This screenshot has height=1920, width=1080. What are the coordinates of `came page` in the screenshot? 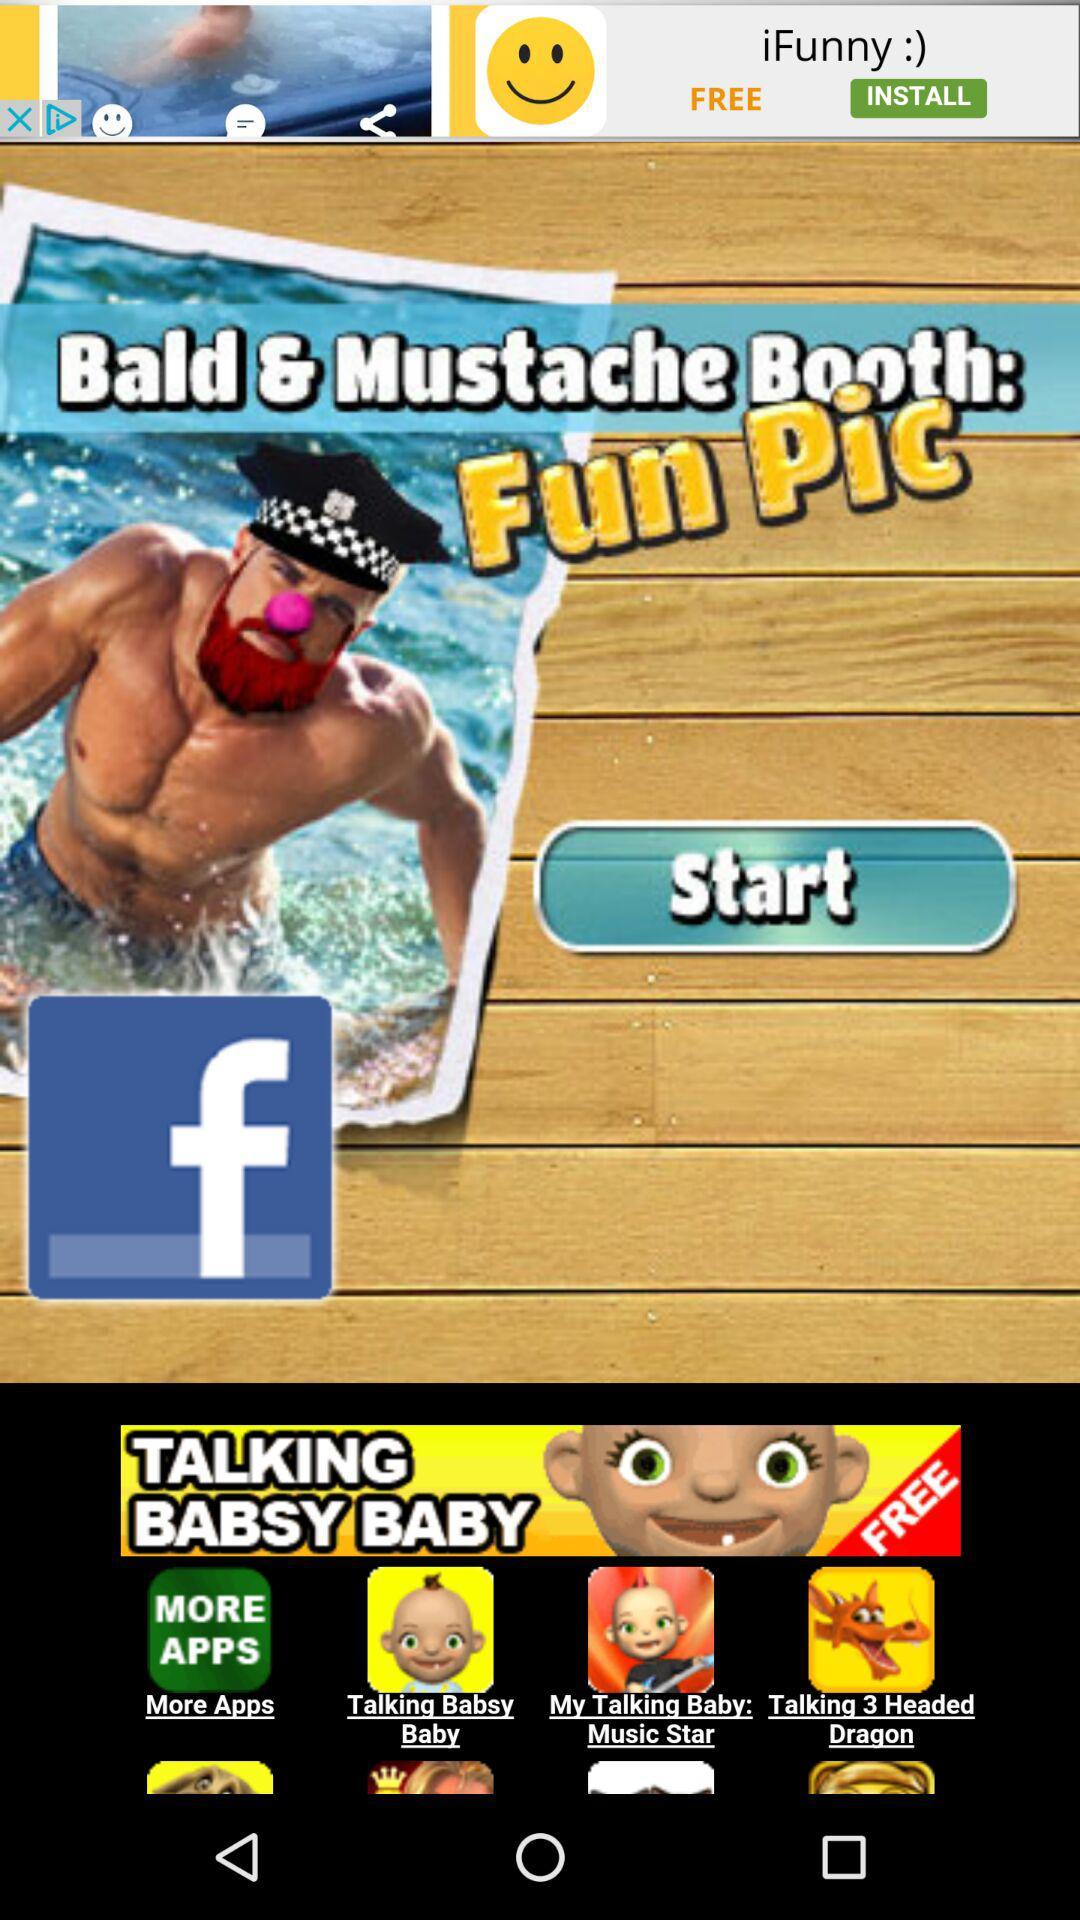 It's located at (540, 761).